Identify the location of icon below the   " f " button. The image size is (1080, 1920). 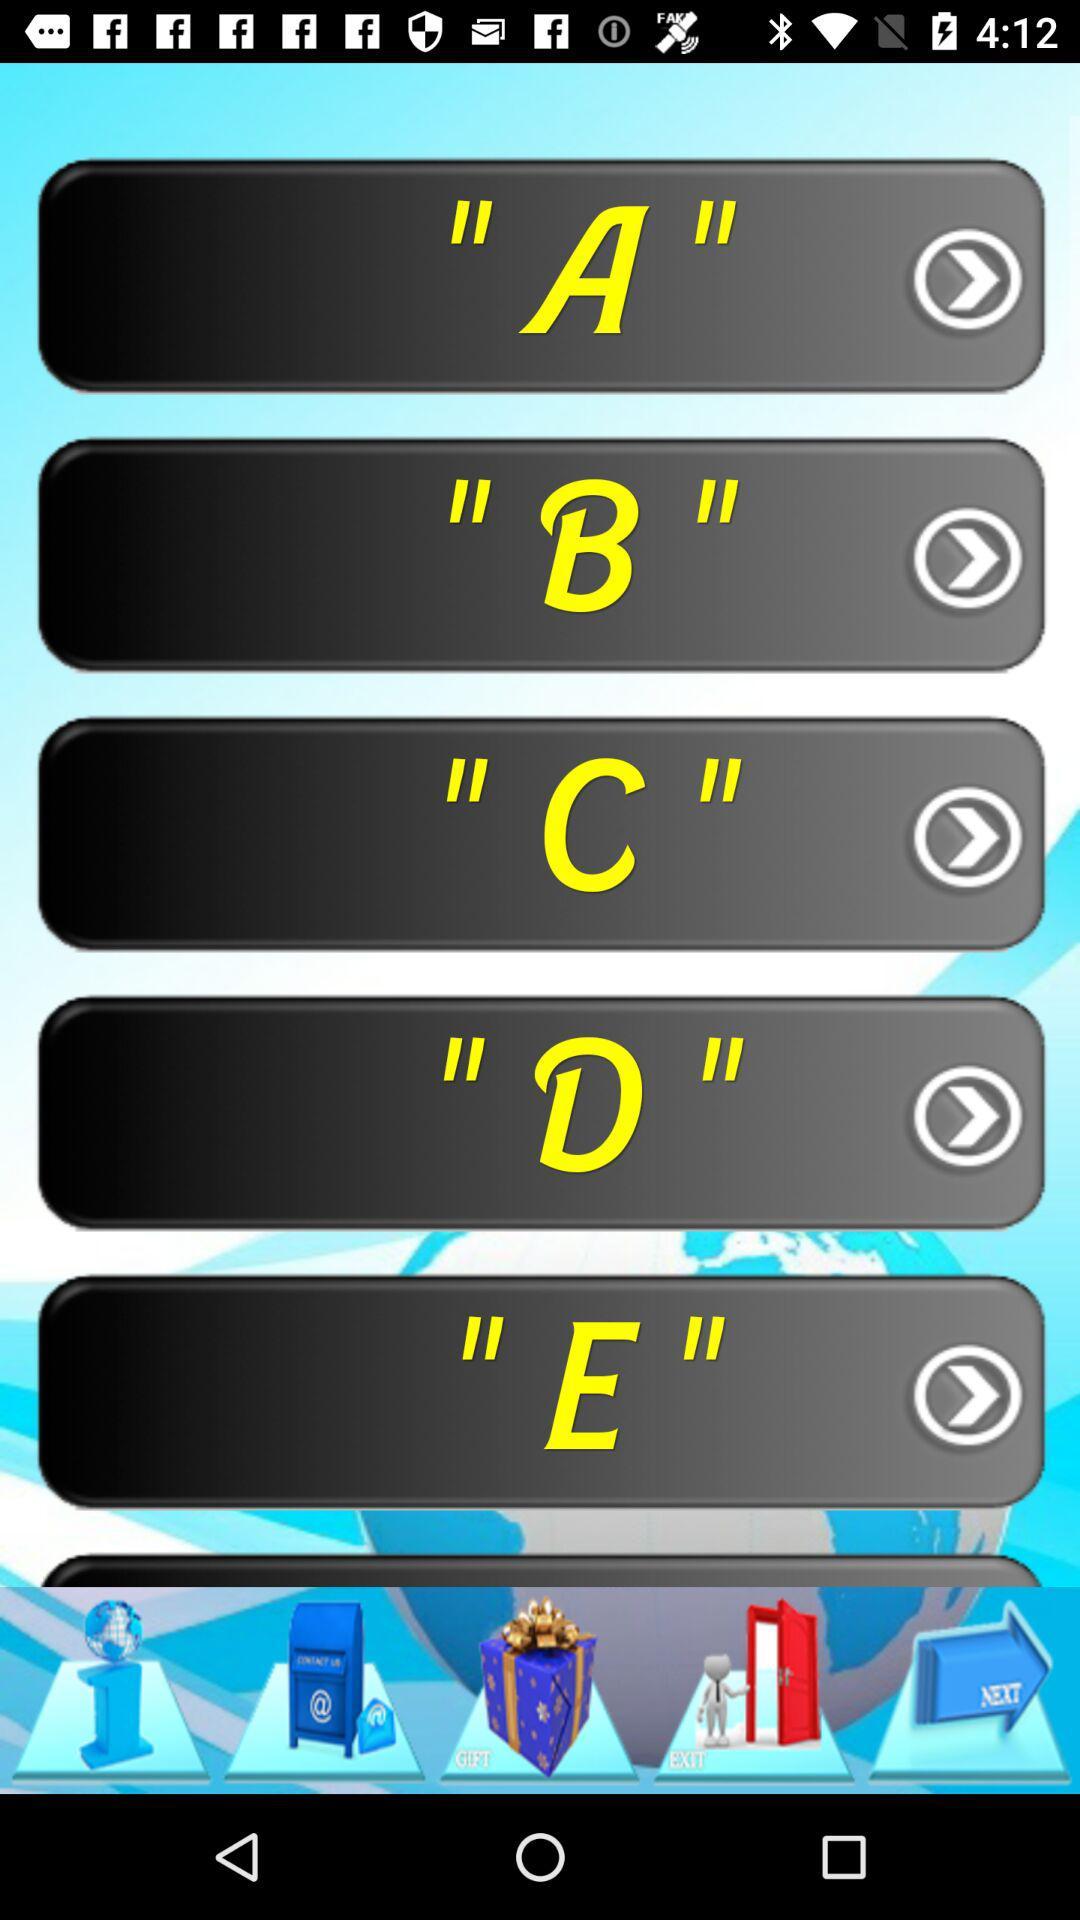
(968, 1689).